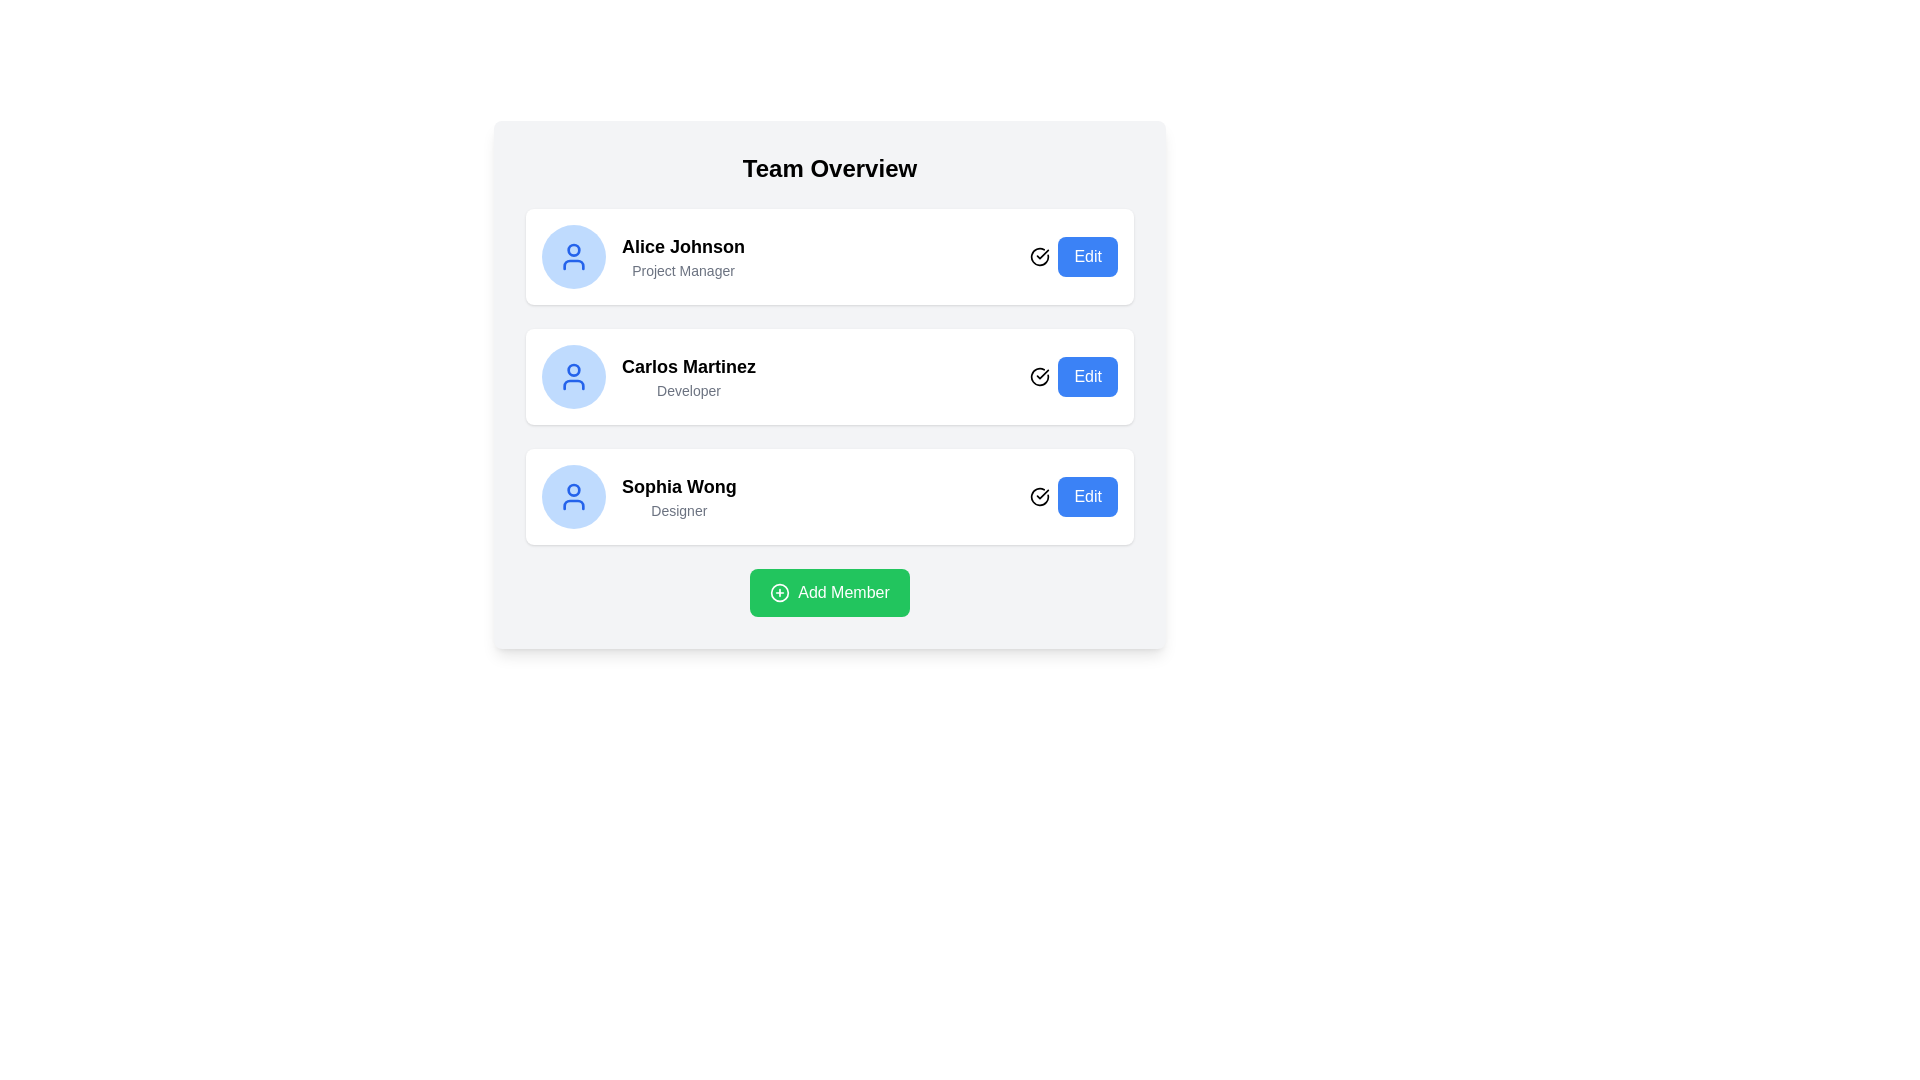 The height and width of the screenshot is (1080, 1920). What do you see at coordinates (573, 256) in the screenshot?
I see `the user icon representing 'Alice Johnson, Project Manager' within the first card's circular background` at bounding box center [573, 256].